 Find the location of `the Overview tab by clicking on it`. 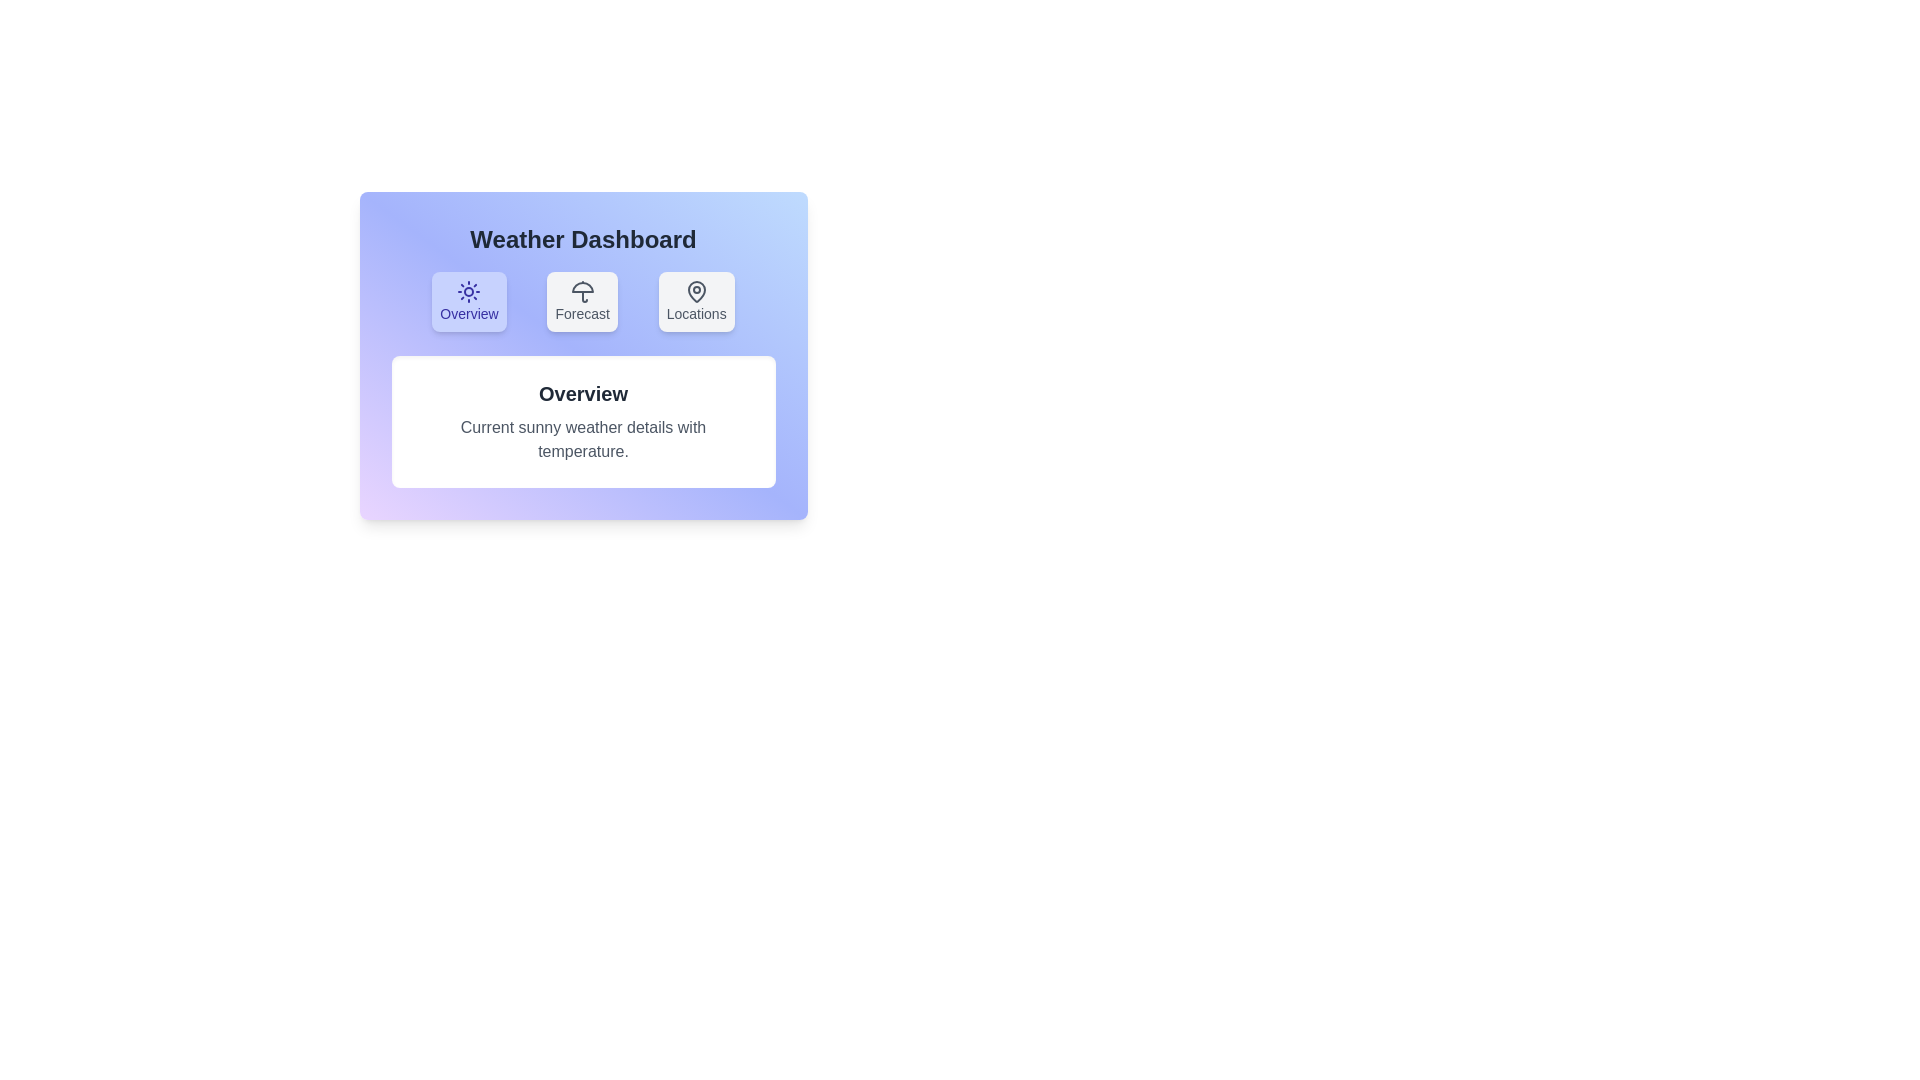

the Overview tab by clicking on it is located at coordinates (468, 301).